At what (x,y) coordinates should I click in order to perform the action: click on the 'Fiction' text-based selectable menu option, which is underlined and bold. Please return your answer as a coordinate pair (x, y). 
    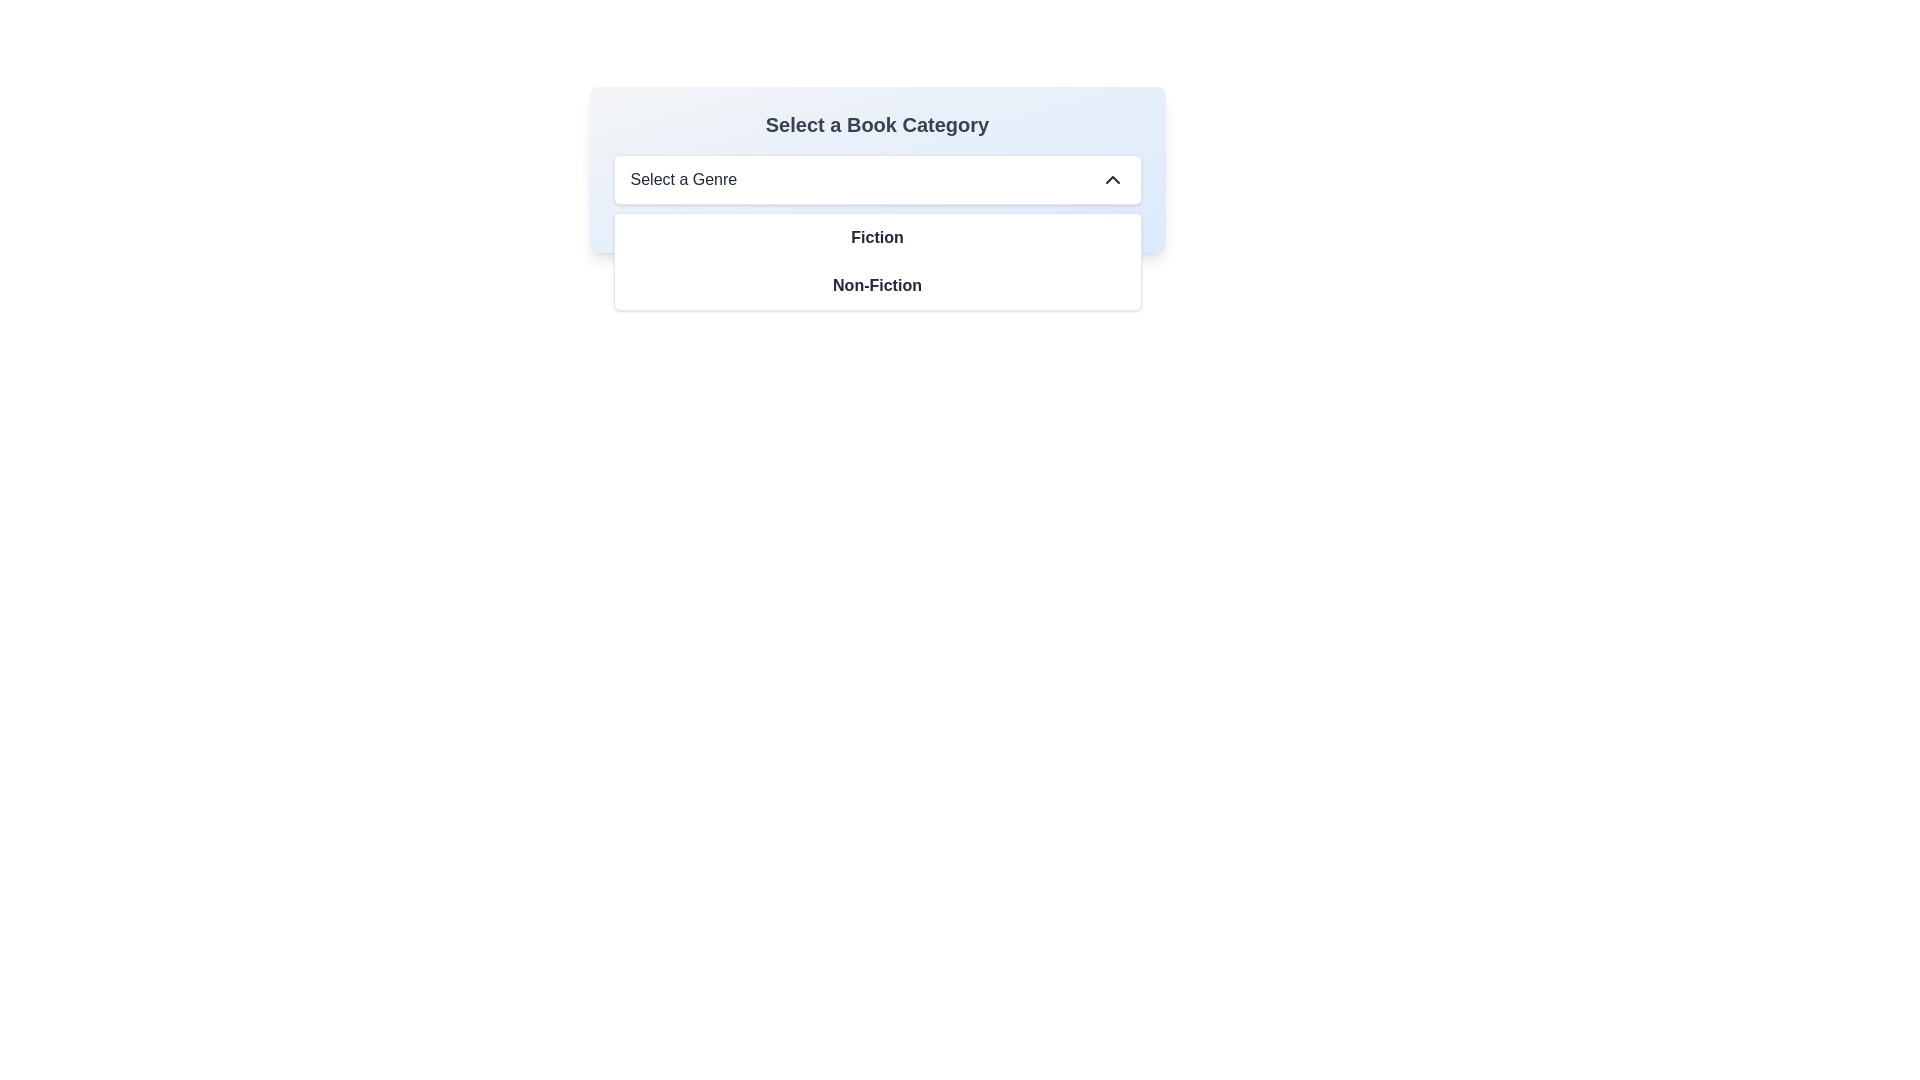
    Looking at the image, I should click on (877, 237).